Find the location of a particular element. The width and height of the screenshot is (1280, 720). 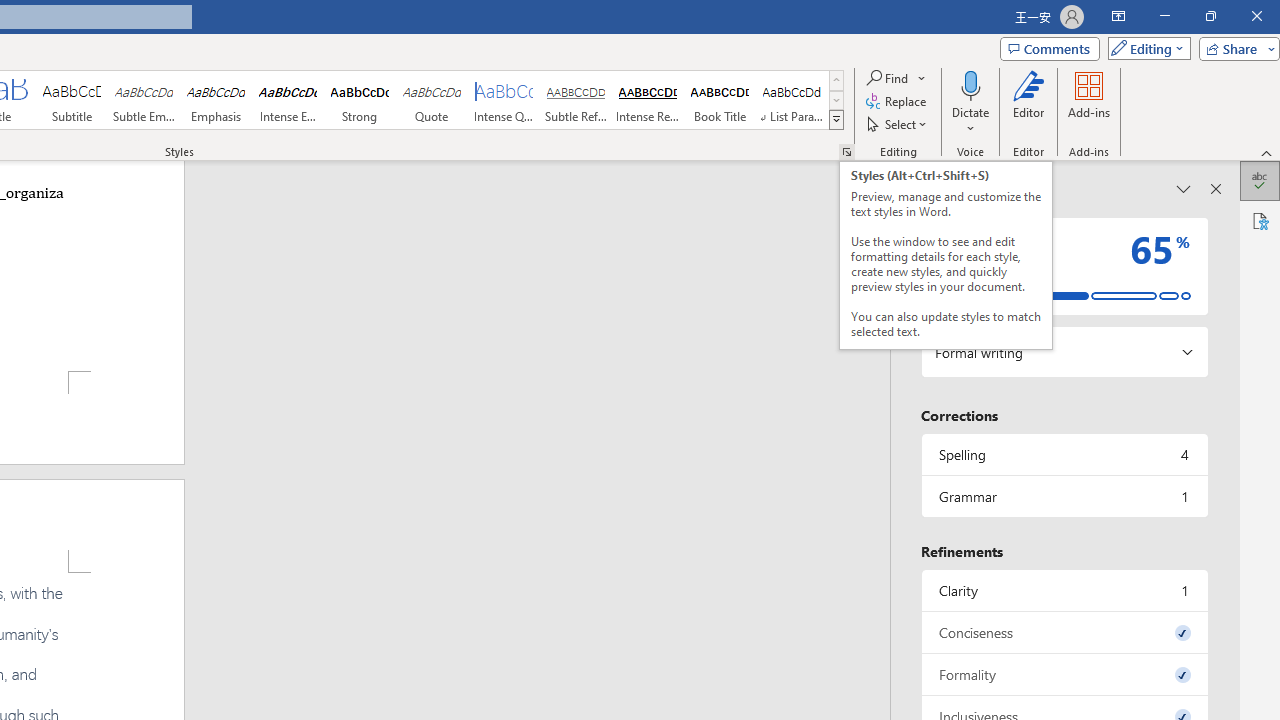

'Book Title' is located at coordinates (720, 100).